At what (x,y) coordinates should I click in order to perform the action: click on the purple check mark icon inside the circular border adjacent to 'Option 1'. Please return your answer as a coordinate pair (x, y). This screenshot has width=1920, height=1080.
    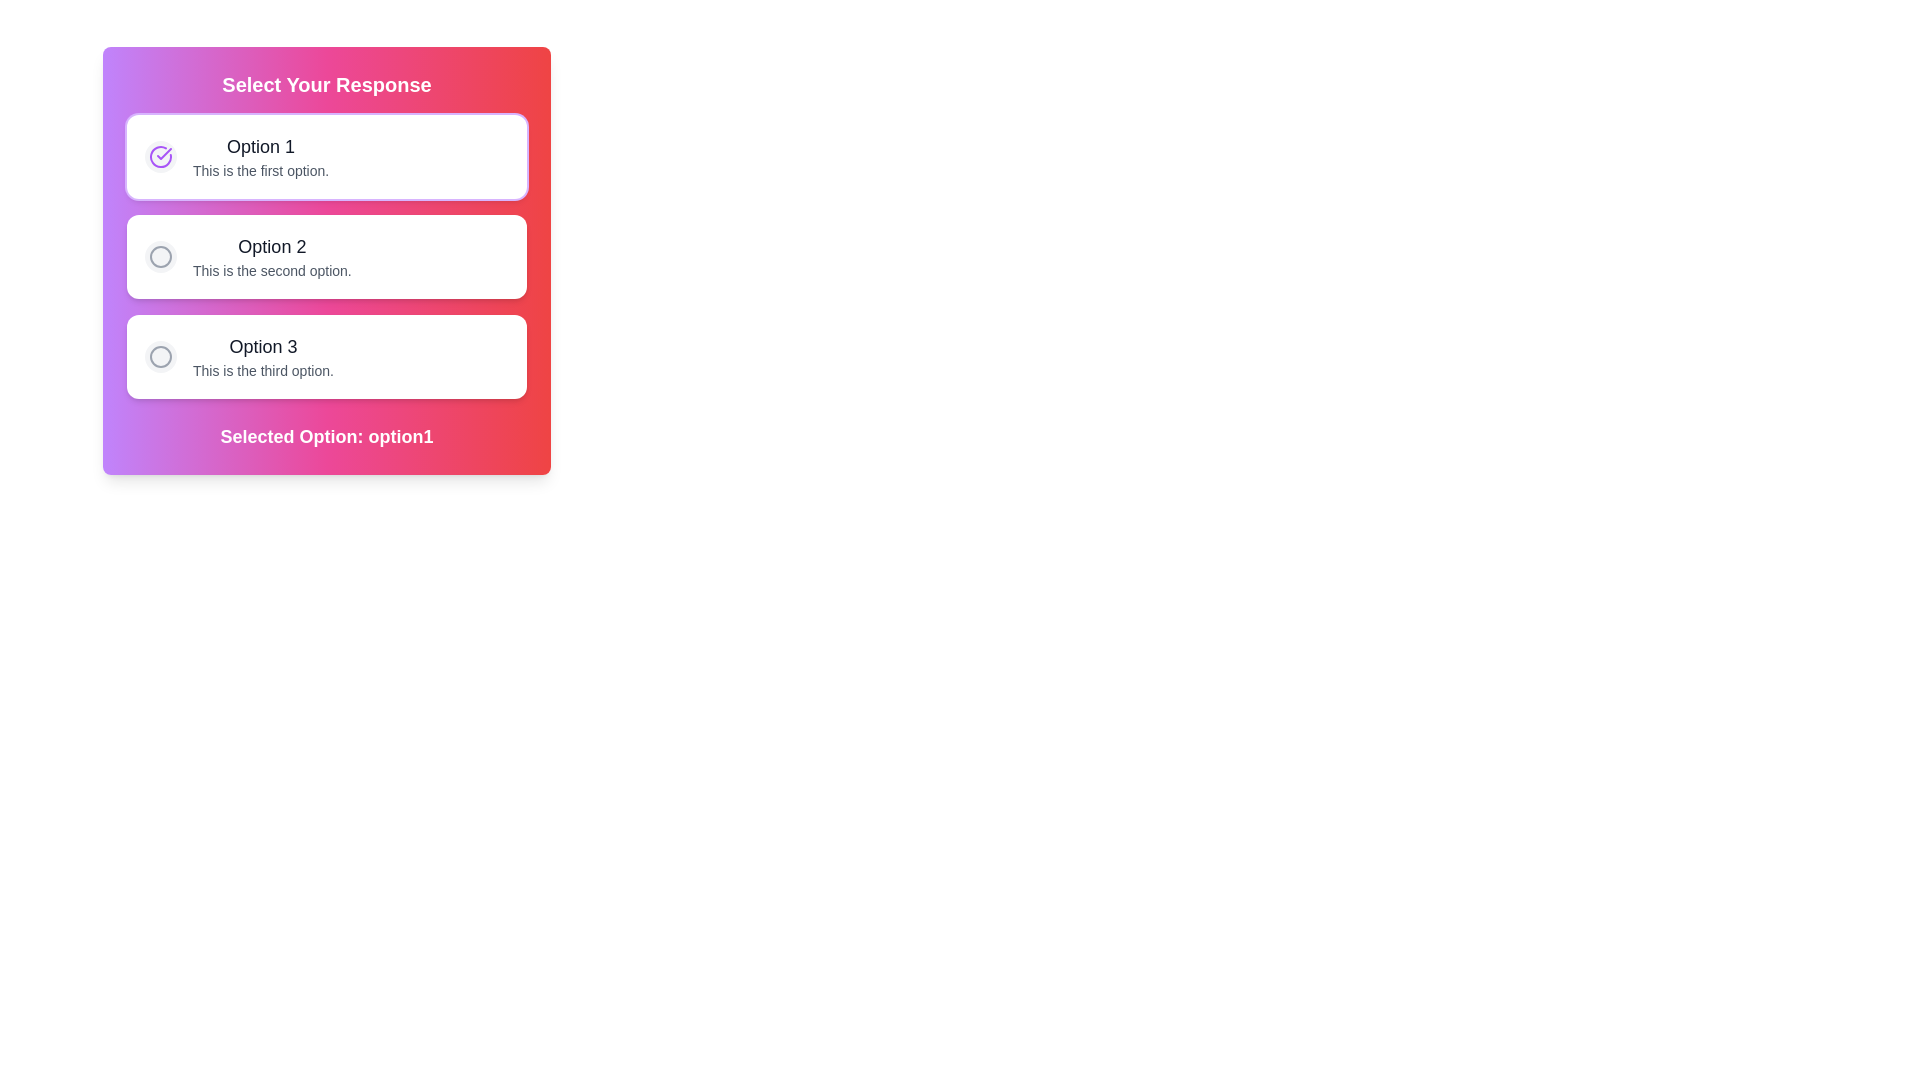
    Looking at the image, I should click on (164, 153).